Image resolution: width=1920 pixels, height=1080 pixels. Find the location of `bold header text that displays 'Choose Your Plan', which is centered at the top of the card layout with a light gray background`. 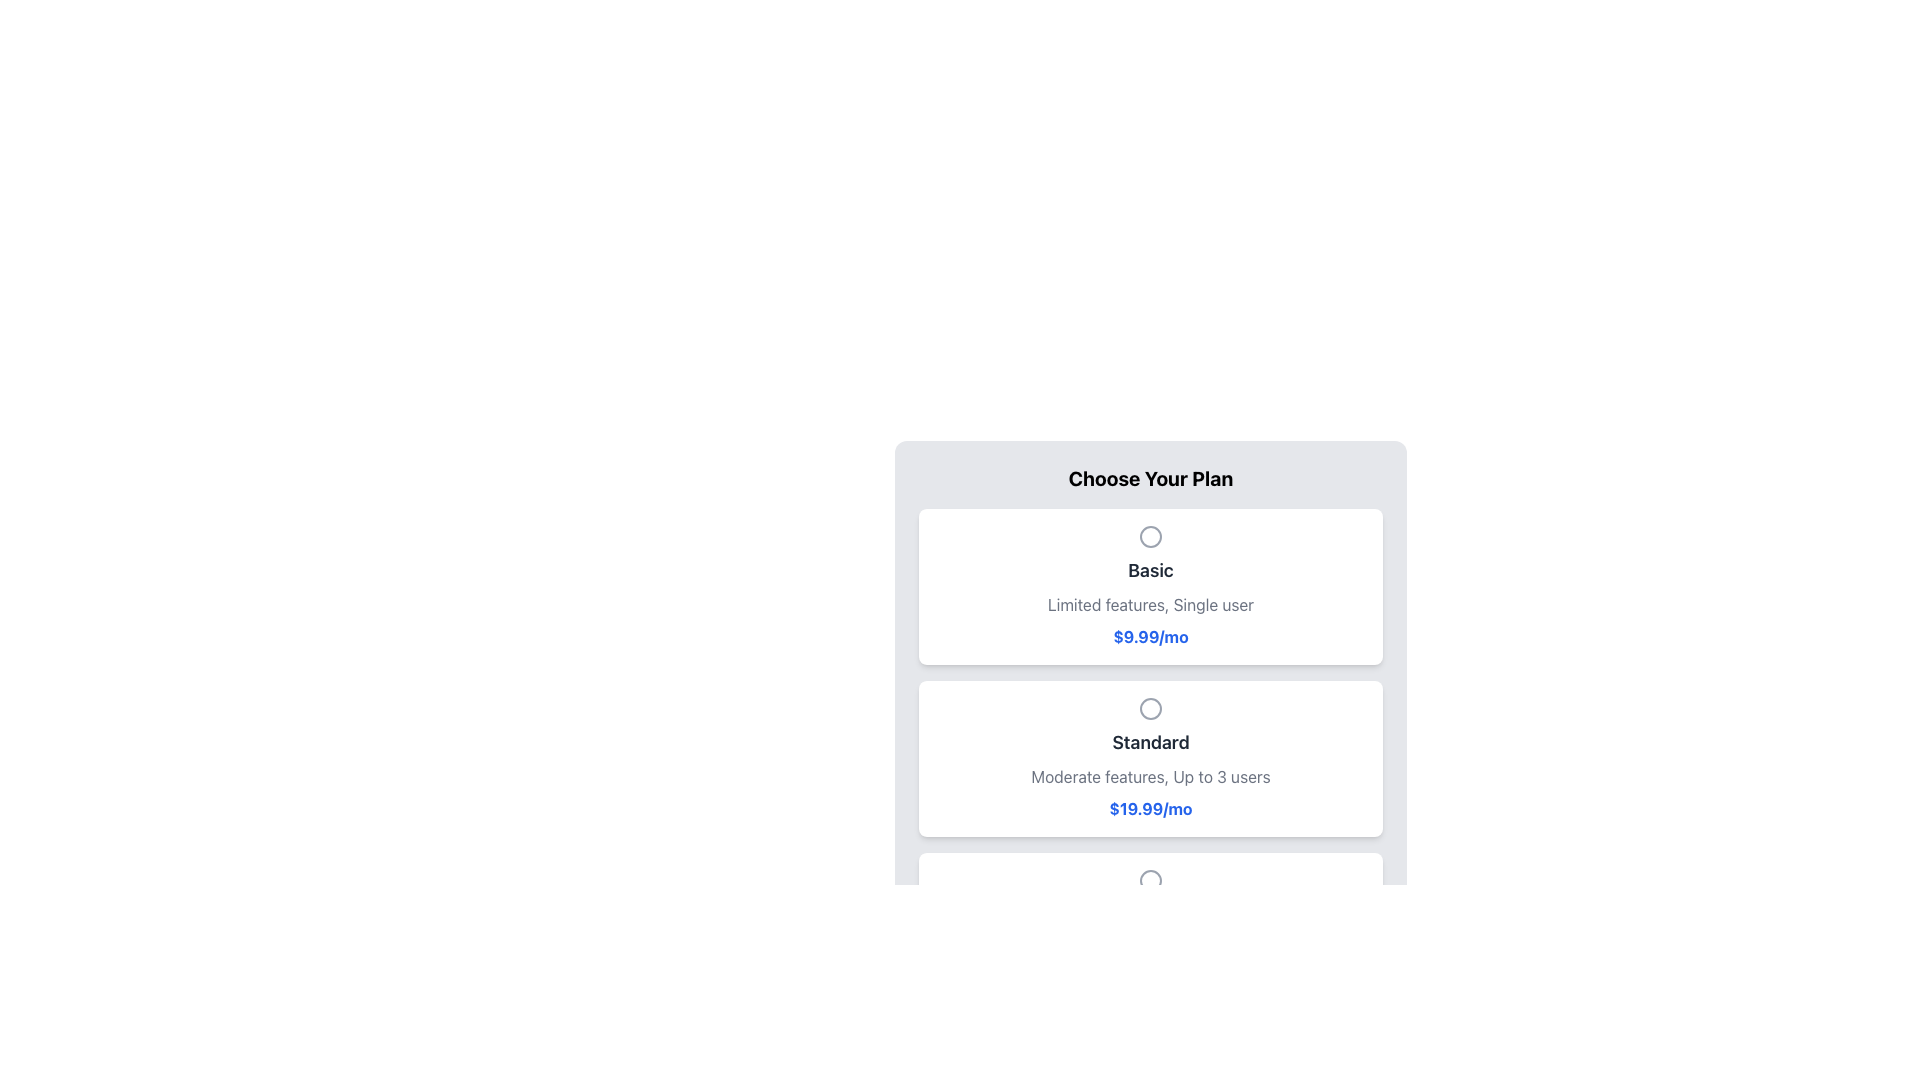

bold header text that displays 'Choose Your Plan', which is centered at the top of the card layout with a light gray background is located at coordinates (1151, 478).